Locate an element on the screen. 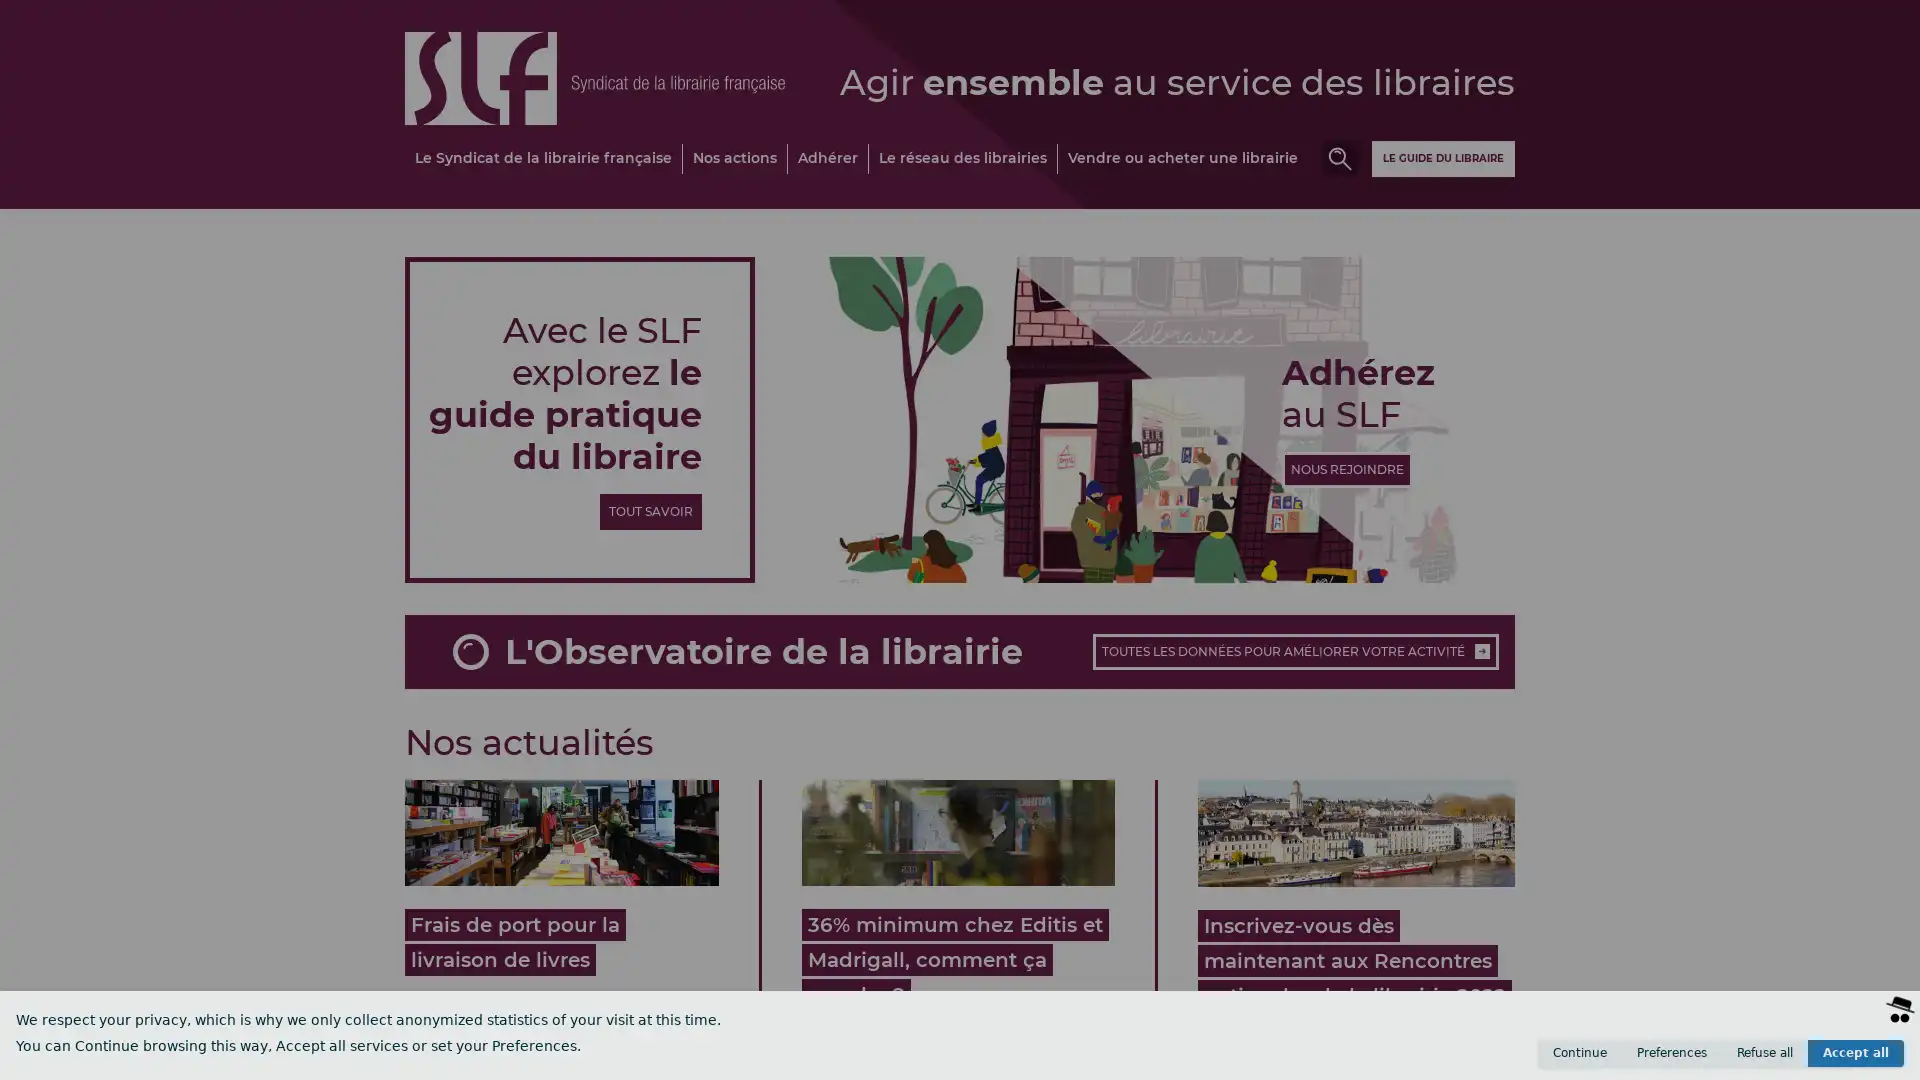 This screenshot has height=1080, width=1920. Invisible is located at coordinates (1801, 1059).